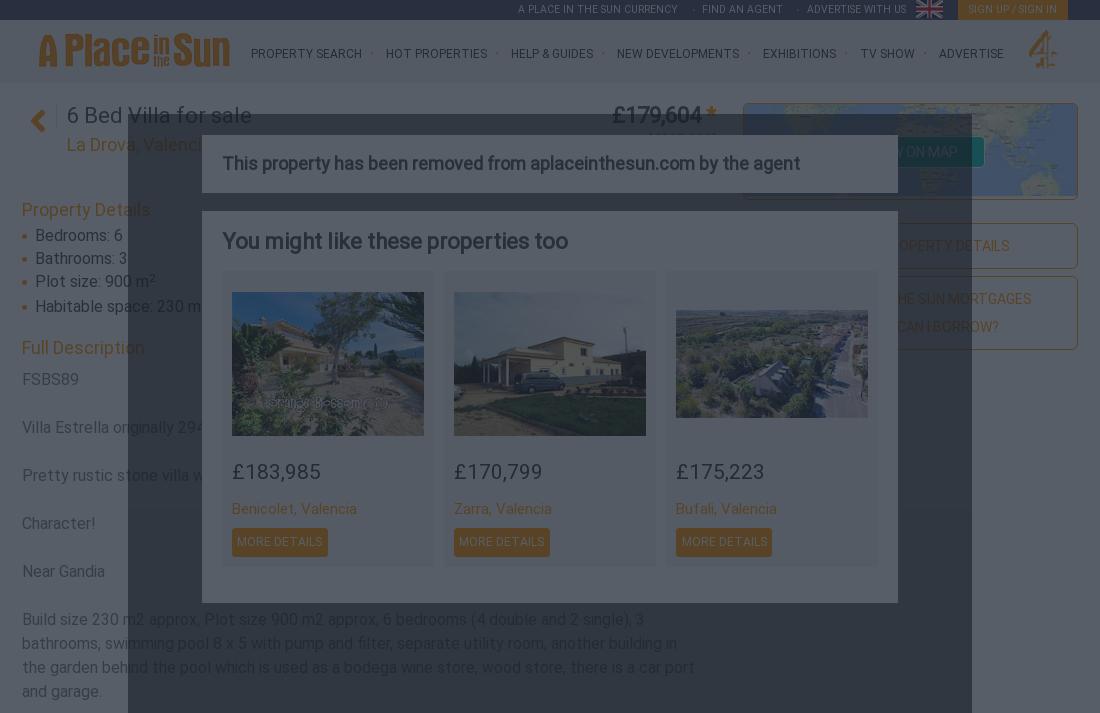 The image size is (1100, 713). Describe the element at coordinates (275, 472) in the screenshot. I see `'£183,985'` at that location.